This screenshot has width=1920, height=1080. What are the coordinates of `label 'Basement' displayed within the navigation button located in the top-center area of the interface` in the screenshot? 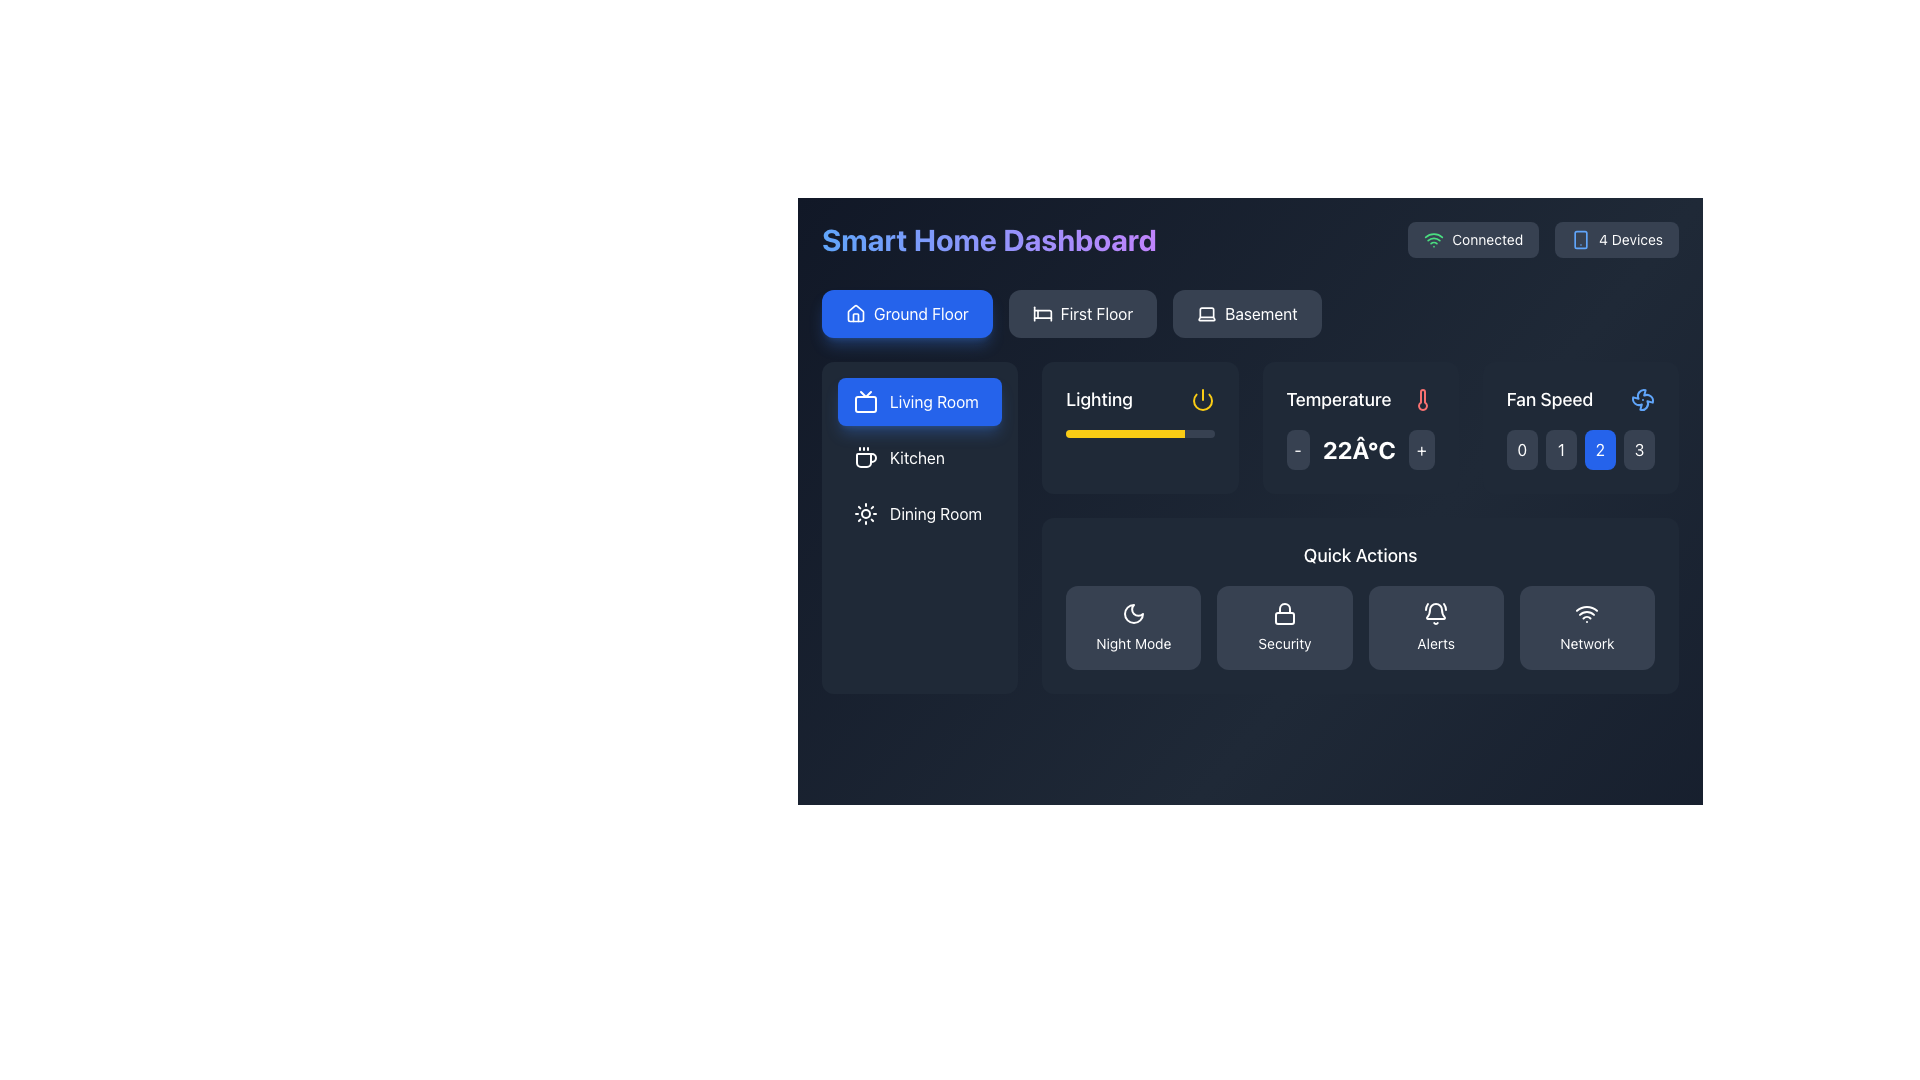 It's located at (1260, 313).